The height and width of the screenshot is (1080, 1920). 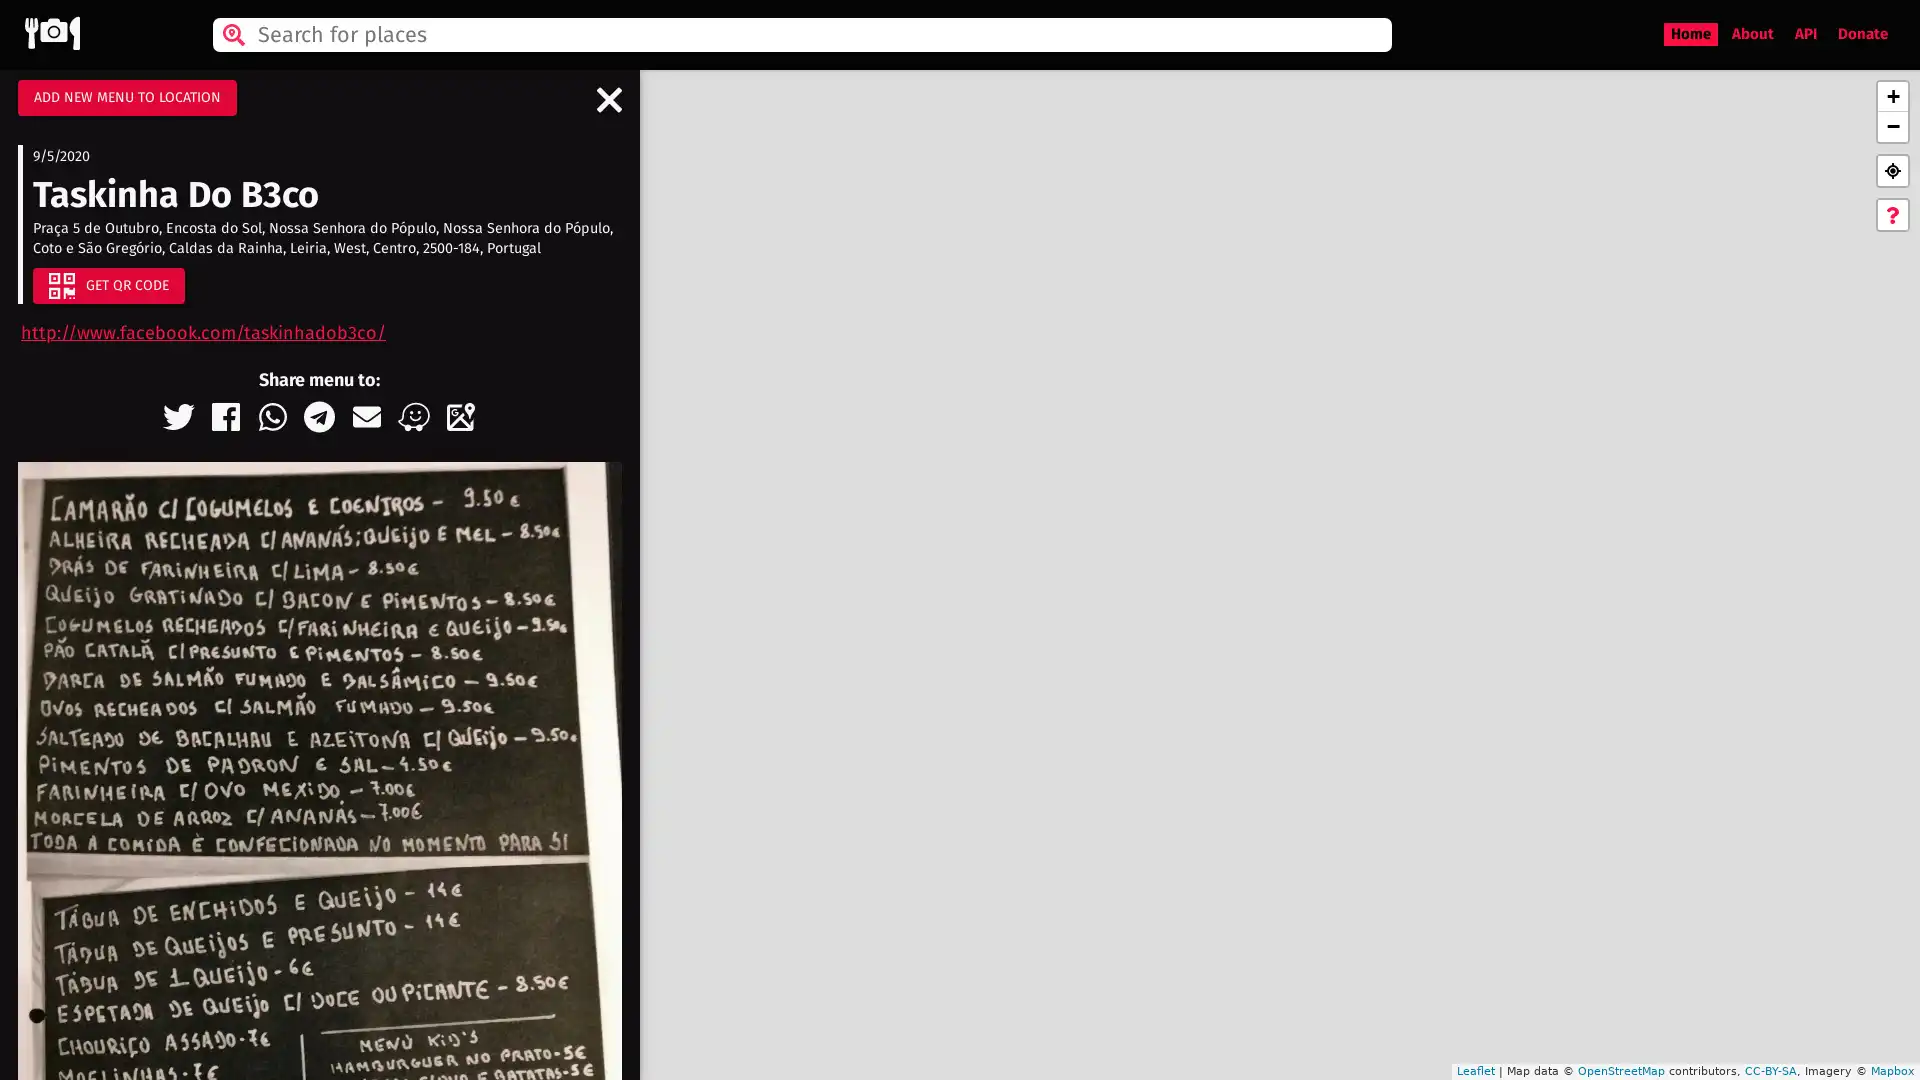 What do you see at coordinates (1891, 169) in the screenshot?
I see `GPS location` at bounding box center [1891, 169].